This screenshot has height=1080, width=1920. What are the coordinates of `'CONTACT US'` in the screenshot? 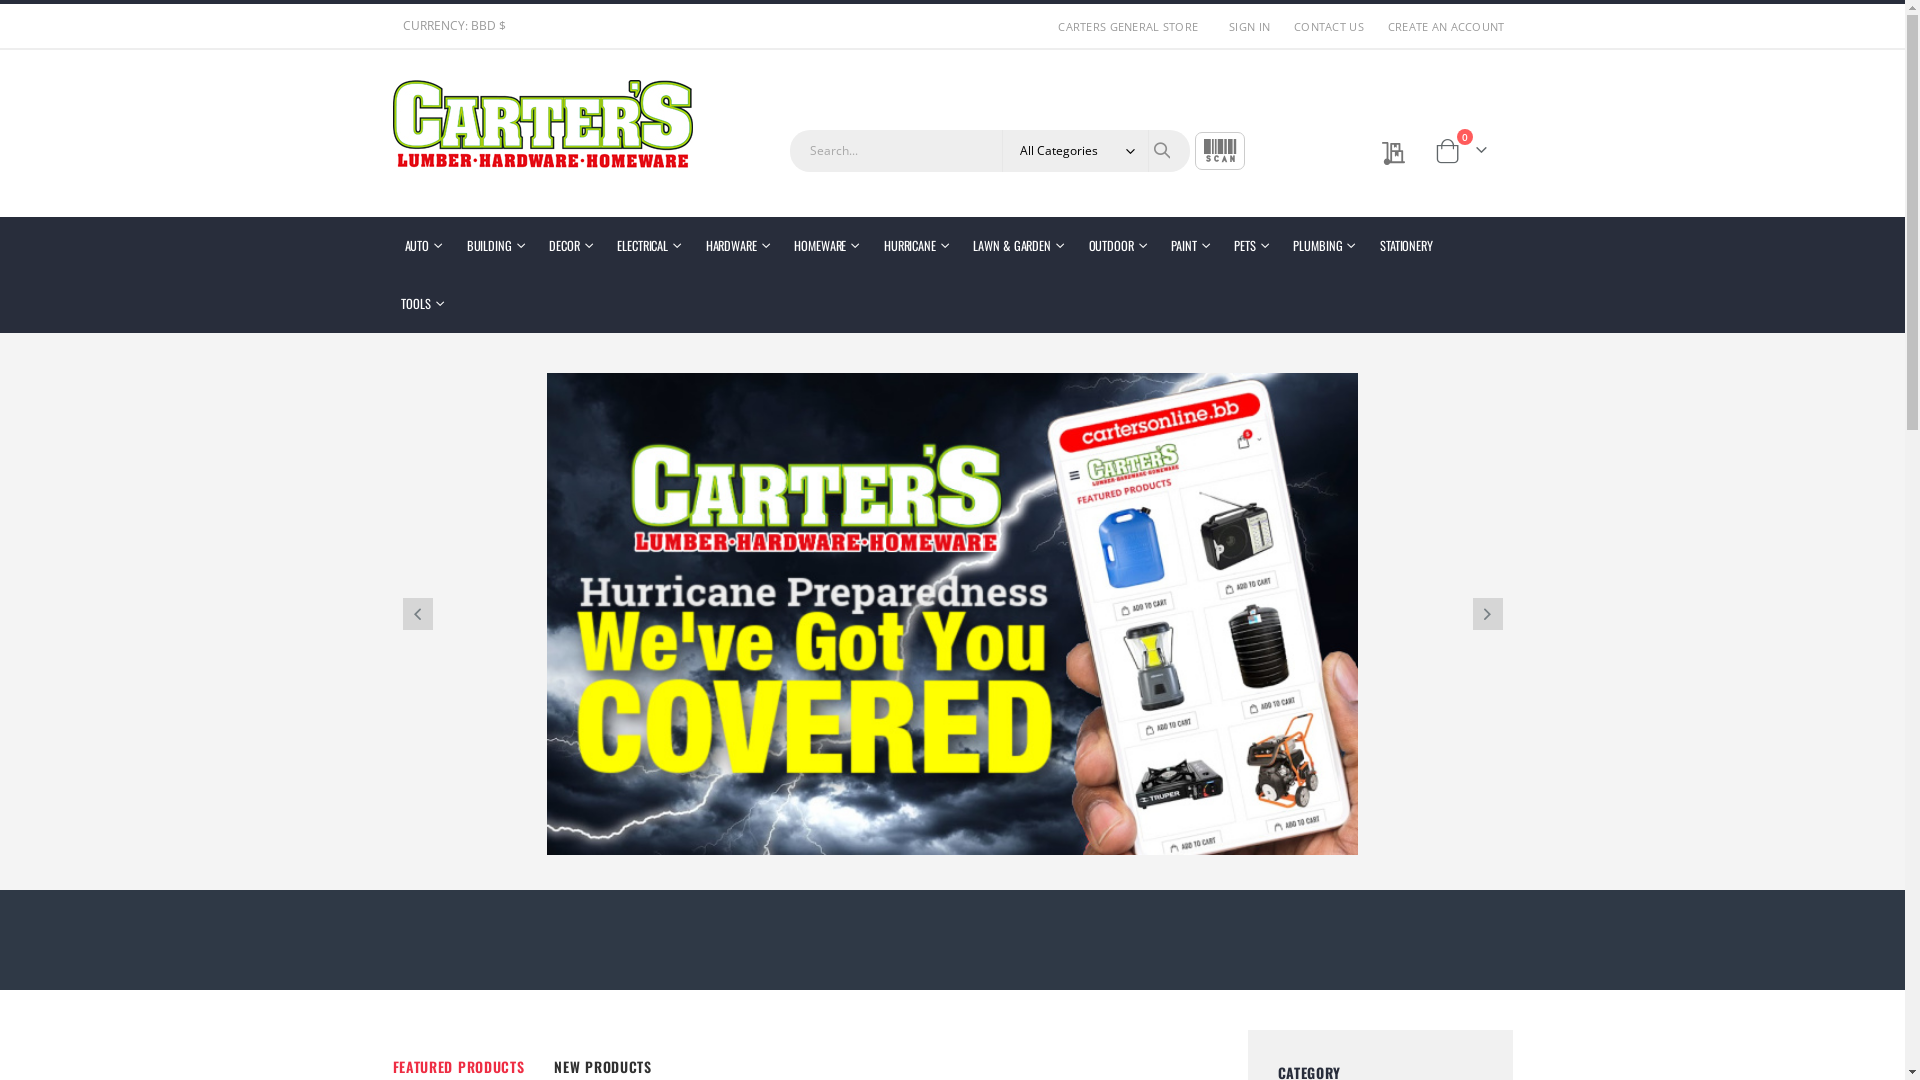 It's located at (1324, 27).